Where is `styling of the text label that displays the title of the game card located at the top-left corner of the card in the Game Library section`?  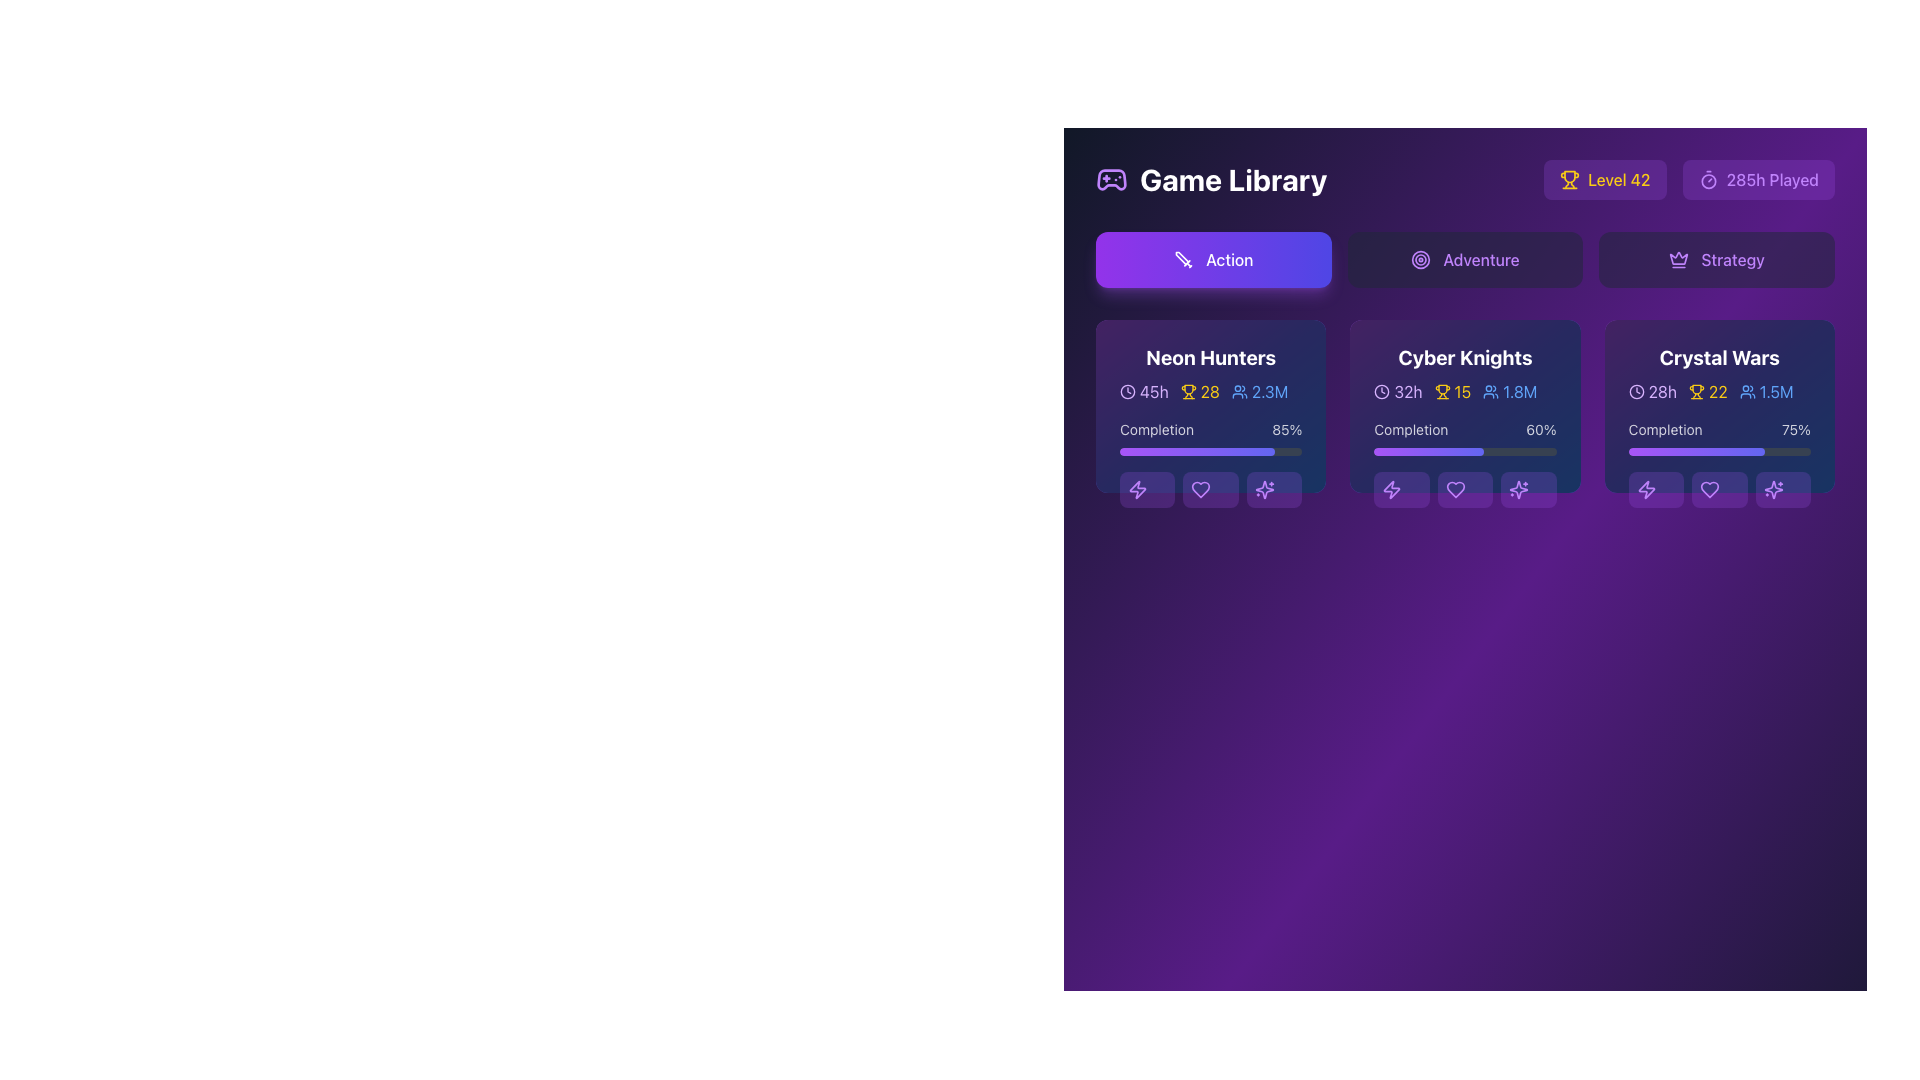 styling of the text label that displays the title of the game card located at the top-left corner of the card in the Game Library section is located at coordinates (1210, 357).